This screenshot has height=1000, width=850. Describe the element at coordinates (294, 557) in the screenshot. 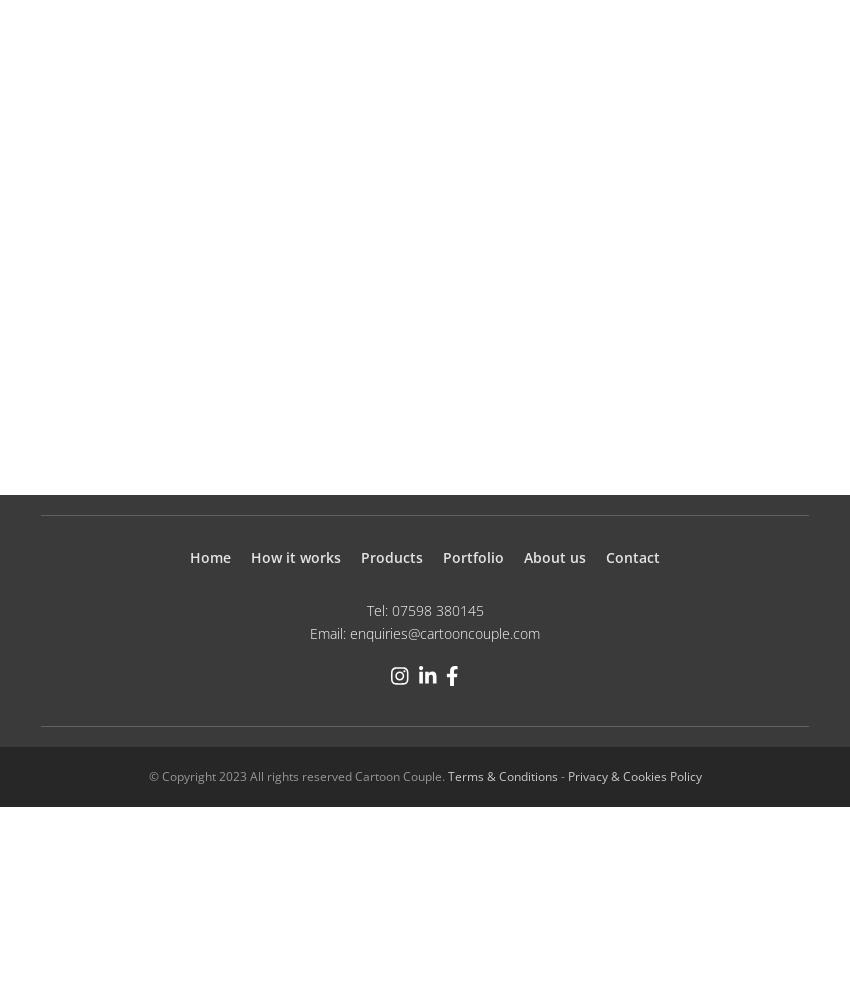

I see `'How it works'` at that location.